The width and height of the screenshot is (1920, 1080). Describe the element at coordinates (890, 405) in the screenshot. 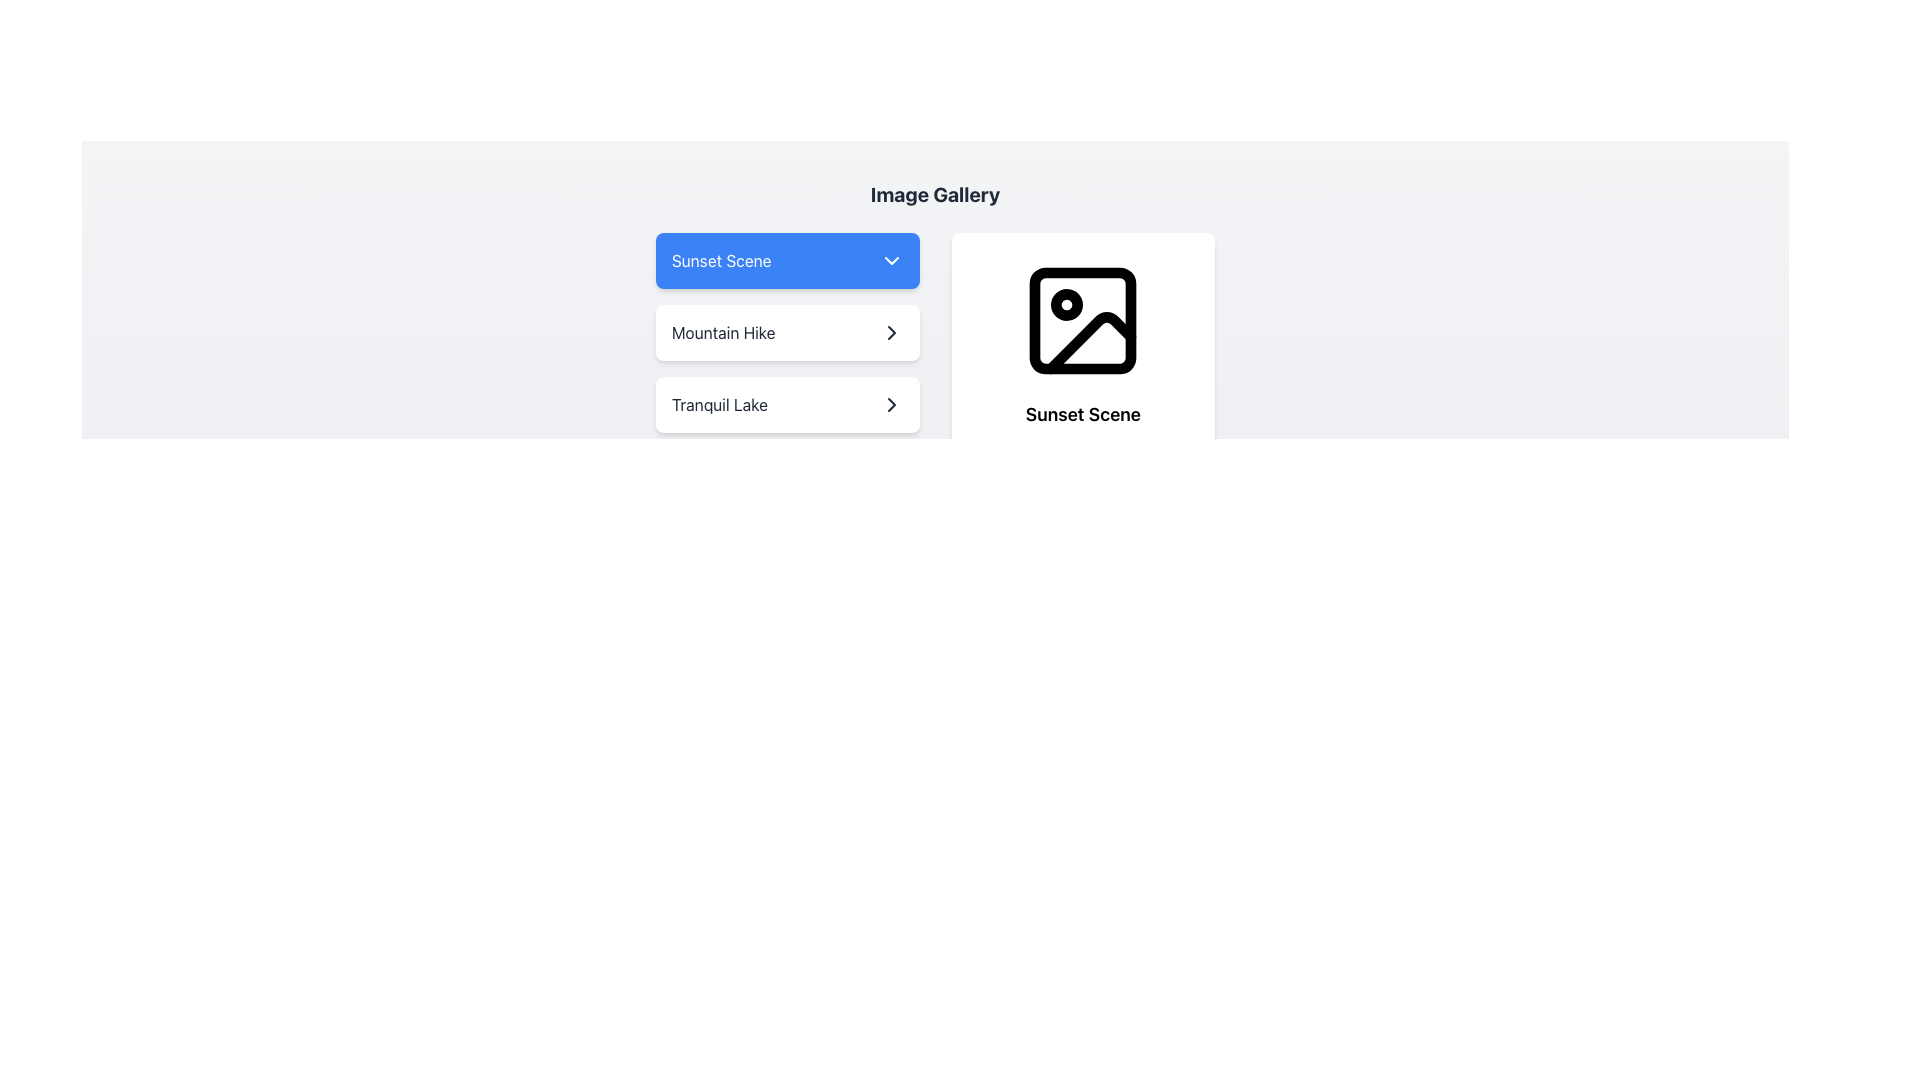

I see `the rightward-pointing chevron arrow icon within the 'Mountain Hike' button` at that location.